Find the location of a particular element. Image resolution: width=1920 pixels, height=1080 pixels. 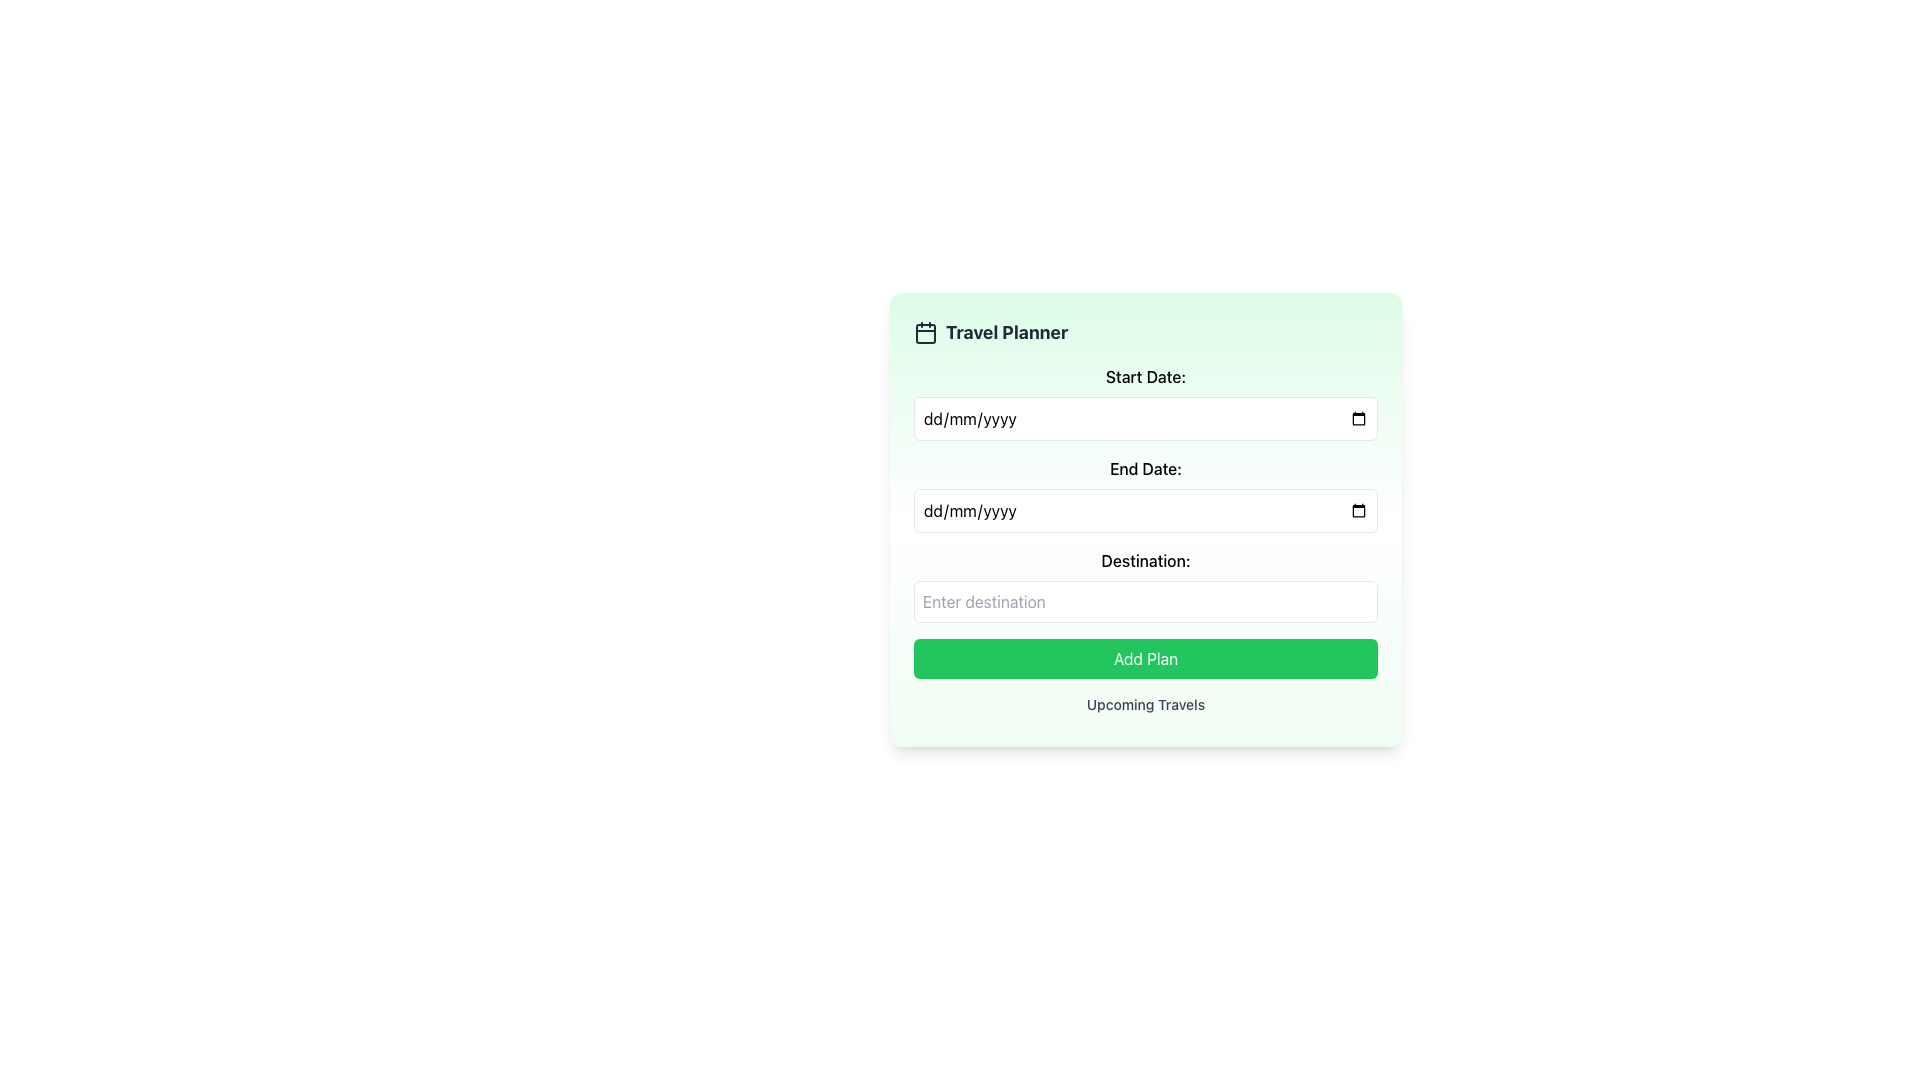

the white-filled rectangular shape inside the calendar icon located at the top of the 'Travel Planner' card is located at coordinates (925, 333).